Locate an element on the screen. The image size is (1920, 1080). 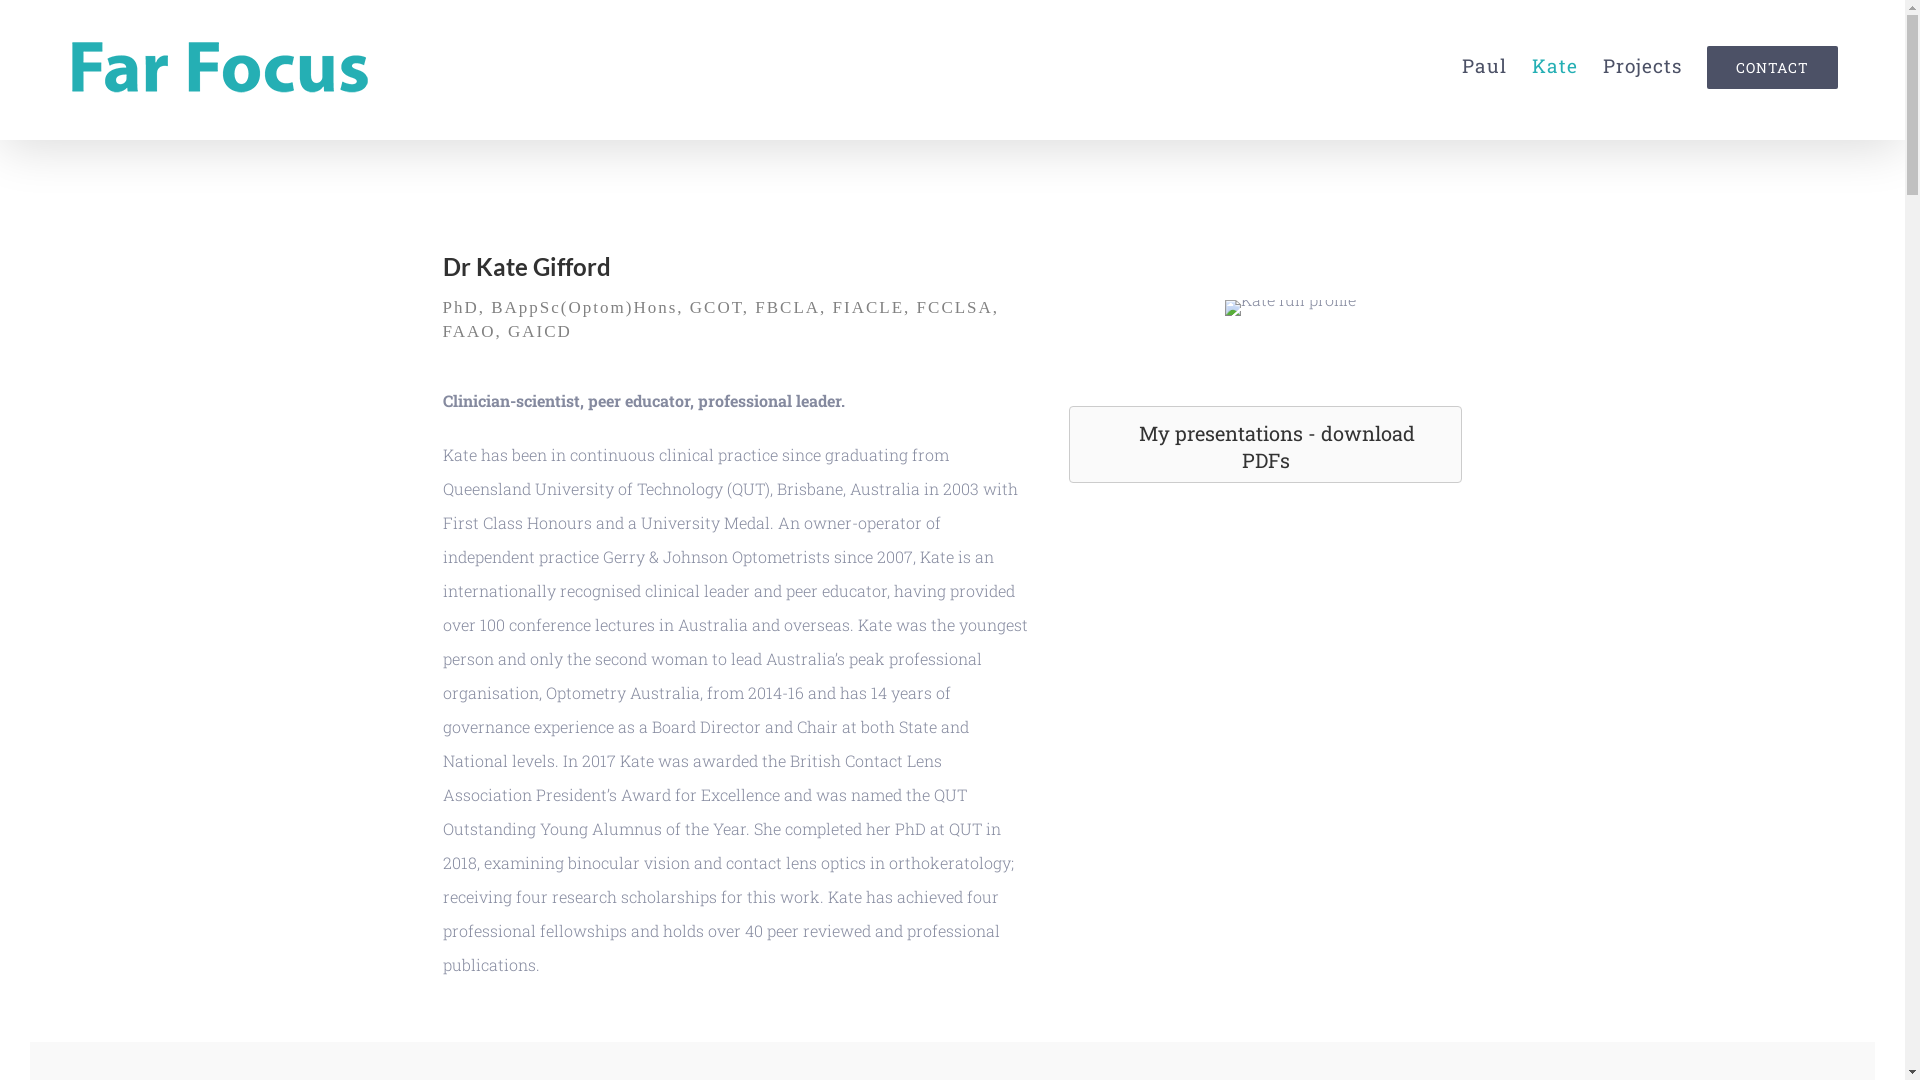
'Paul' is located at coordinates (1484, 64).